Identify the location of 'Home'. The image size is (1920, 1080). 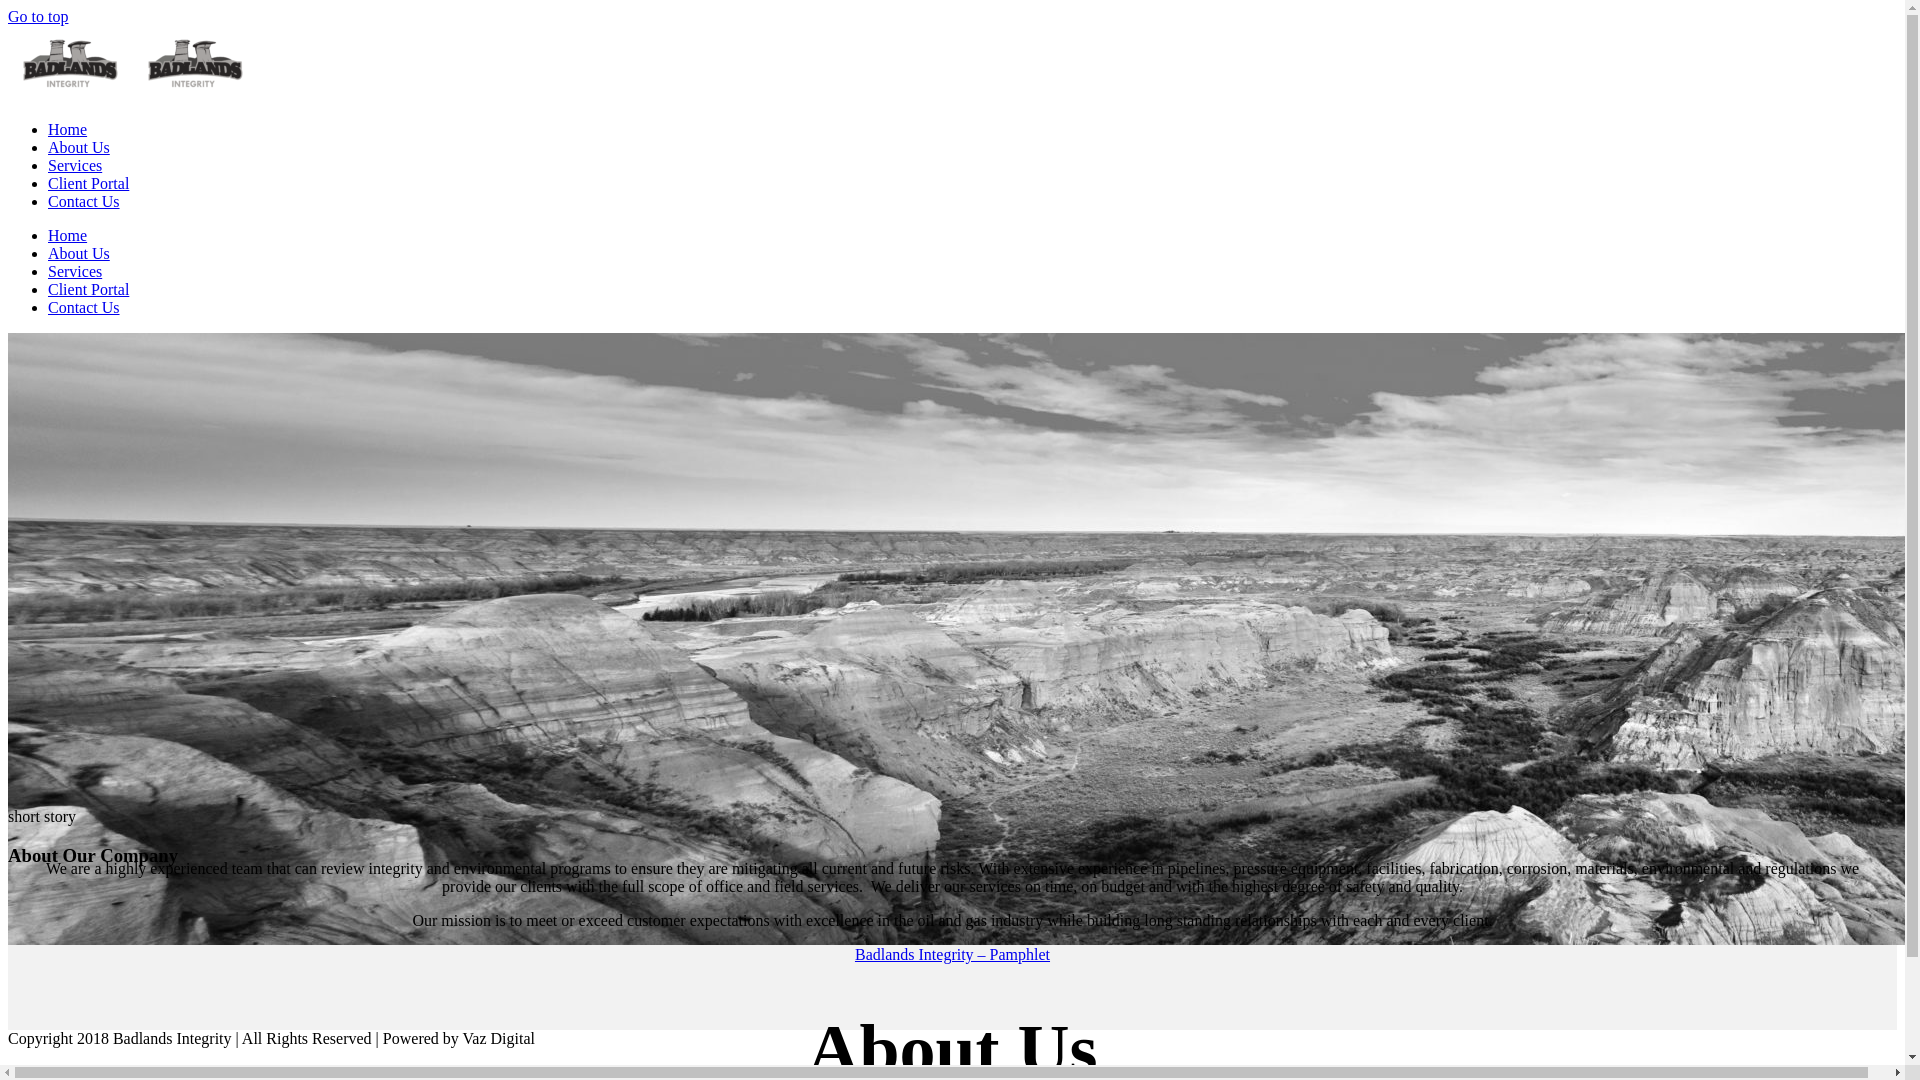
(67, 129).